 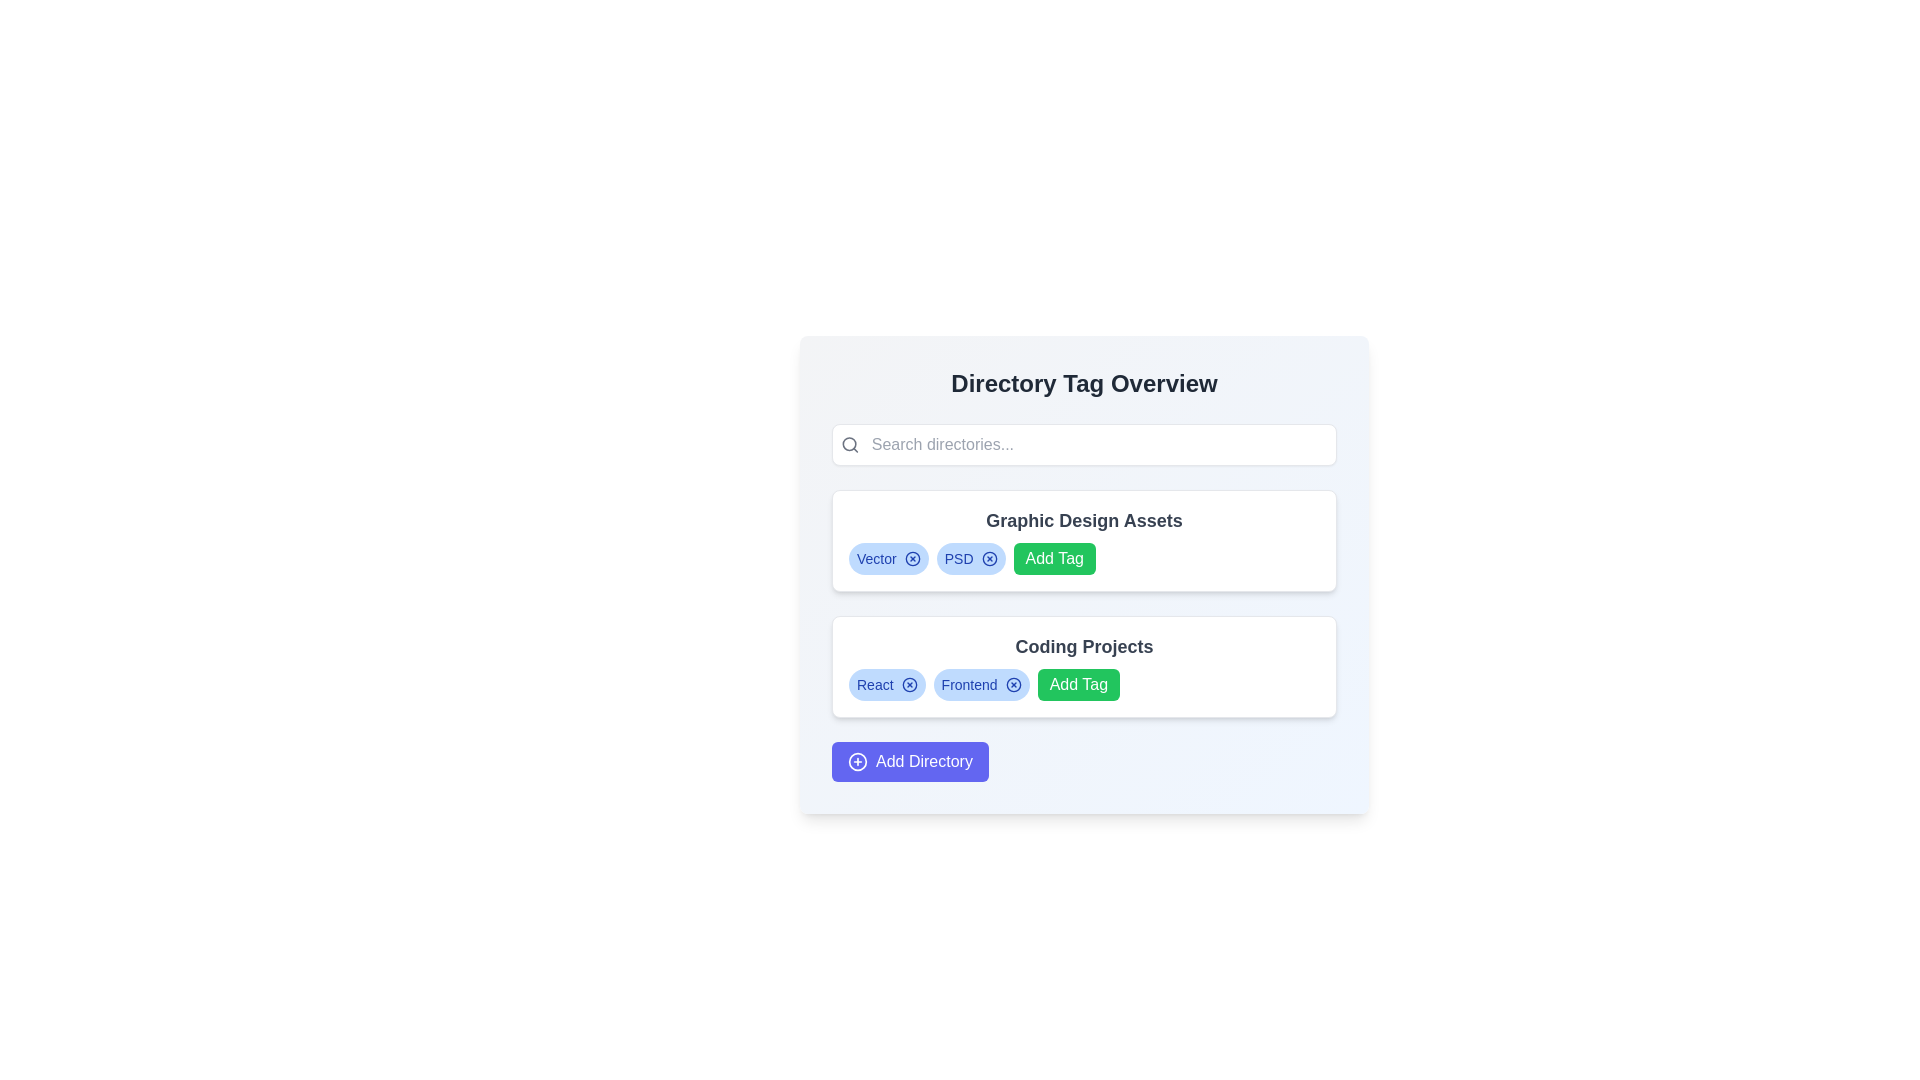 What do you see at coordinates (911, 559) in the screenshot?
I see `the X icon located on the far right side of the 'Vector' tag` at bounding box center [911, 559].